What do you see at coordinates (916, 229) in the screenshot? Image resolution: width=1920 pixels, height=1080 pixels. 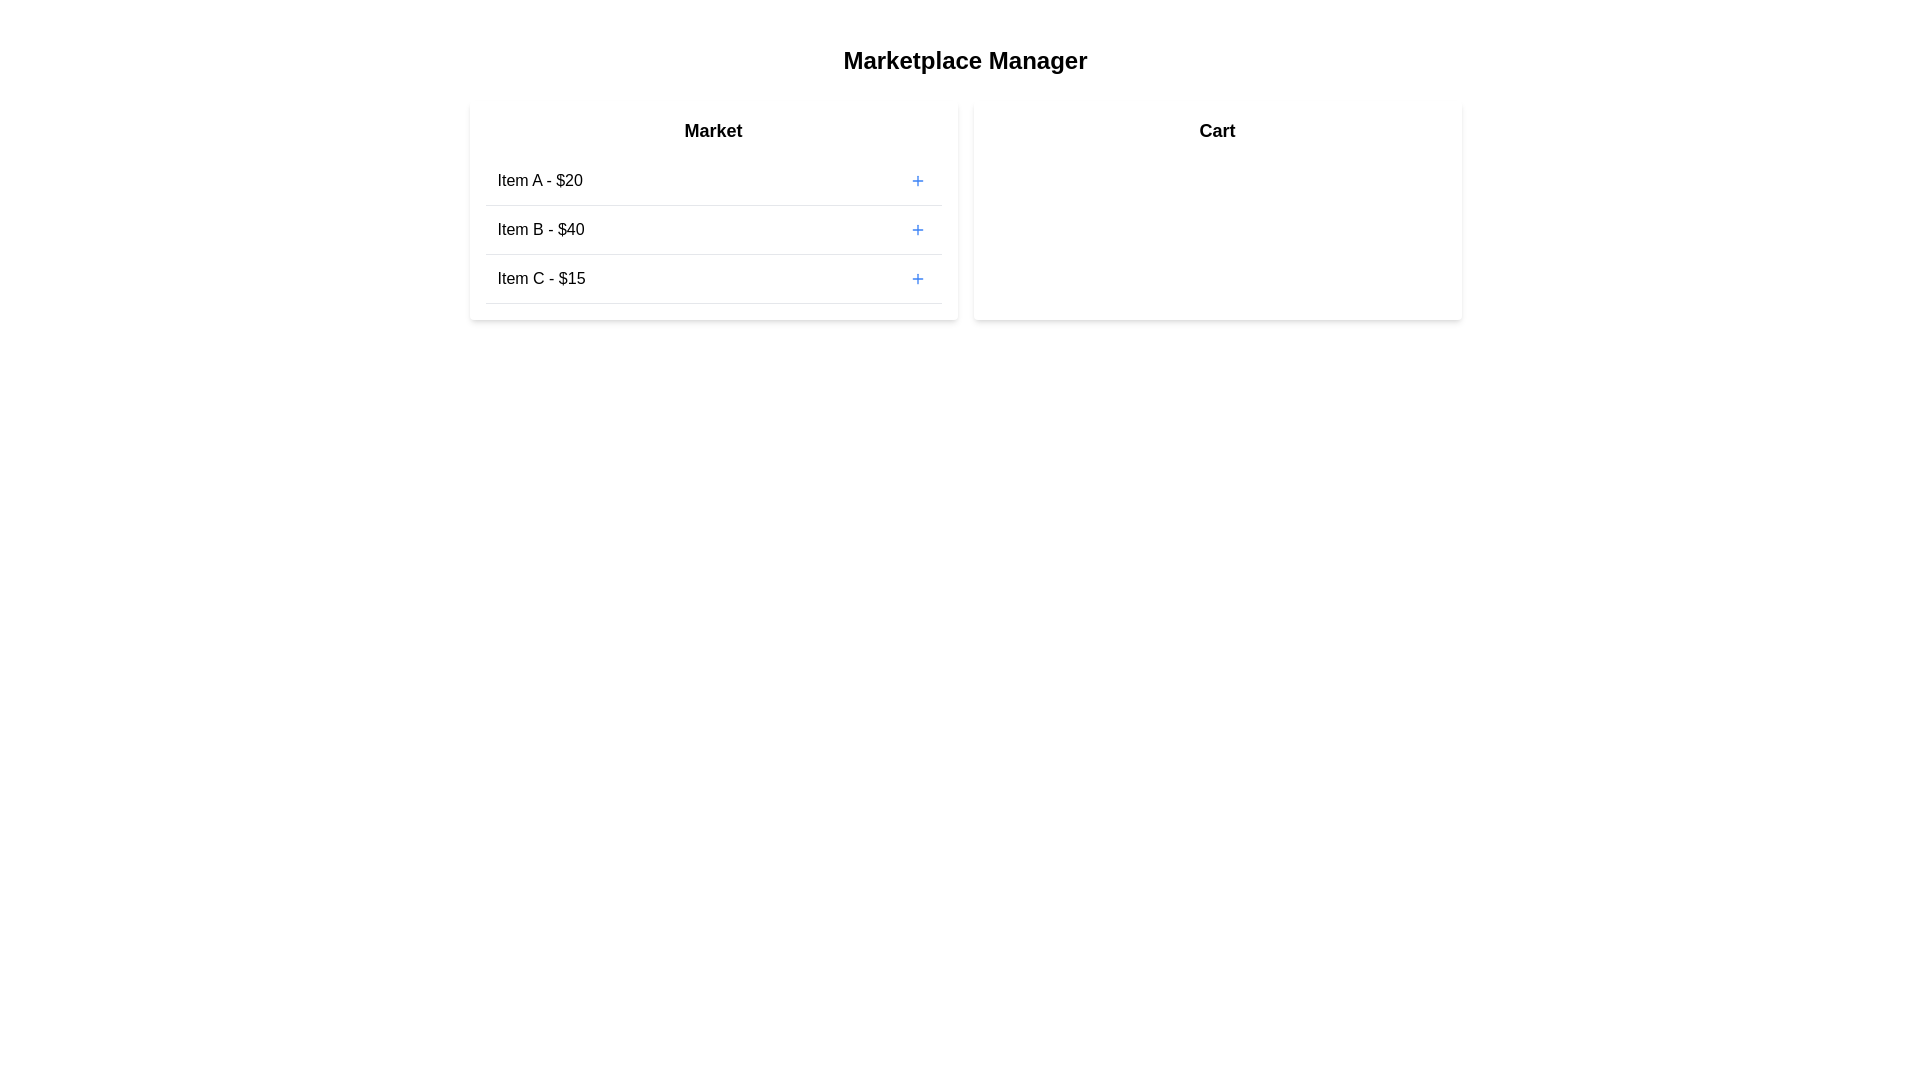 I see `'+' button next to the item Item B to add it to the cart` at bounding box center [916, 229].